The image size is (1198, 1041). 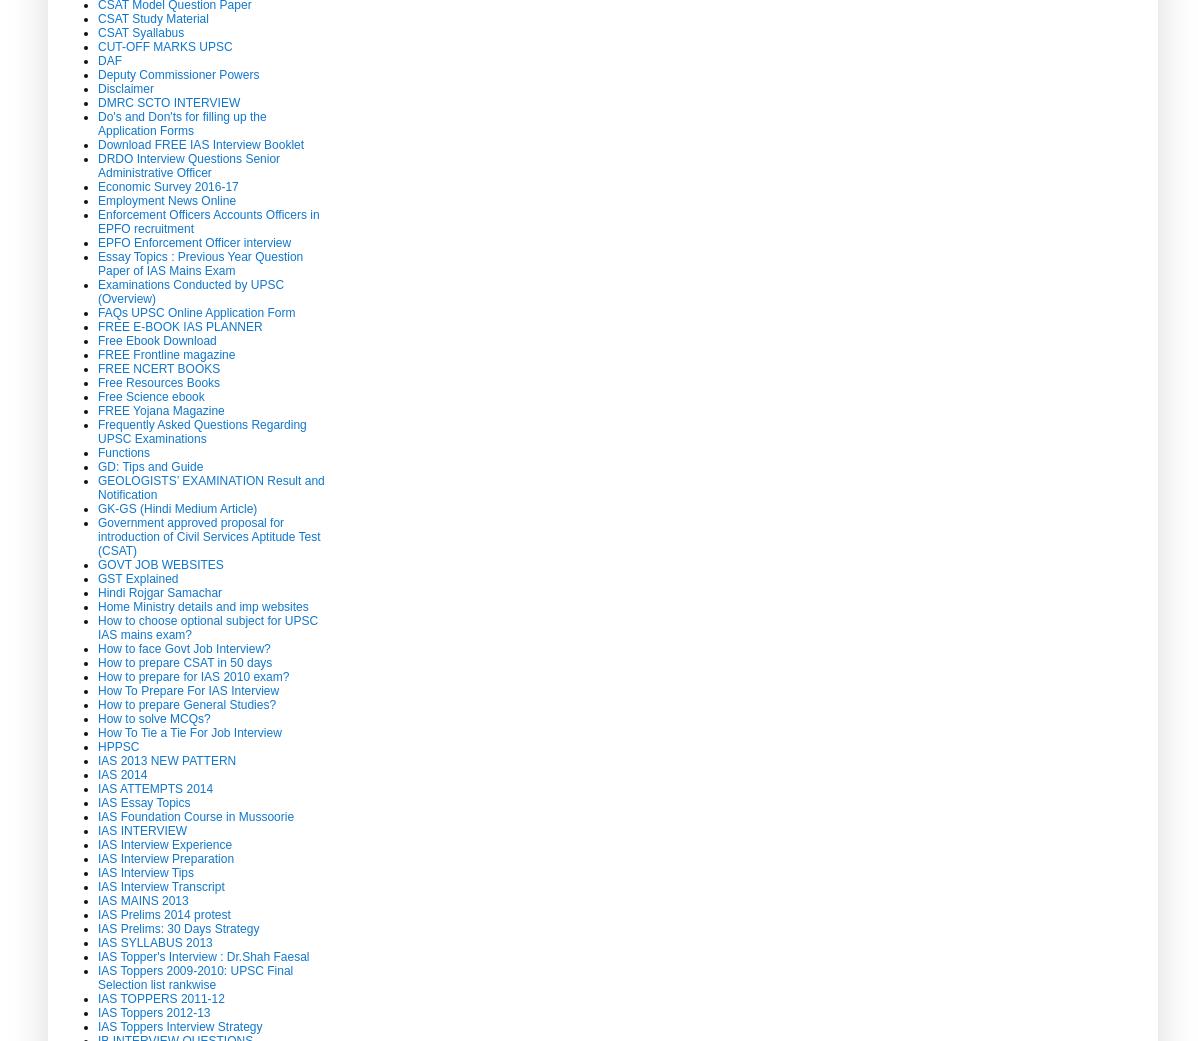 What do you see at coordinates (152, 716) in the screenshot?
I see `'How to solve MCQs?'` at bounding box center [152, 716].